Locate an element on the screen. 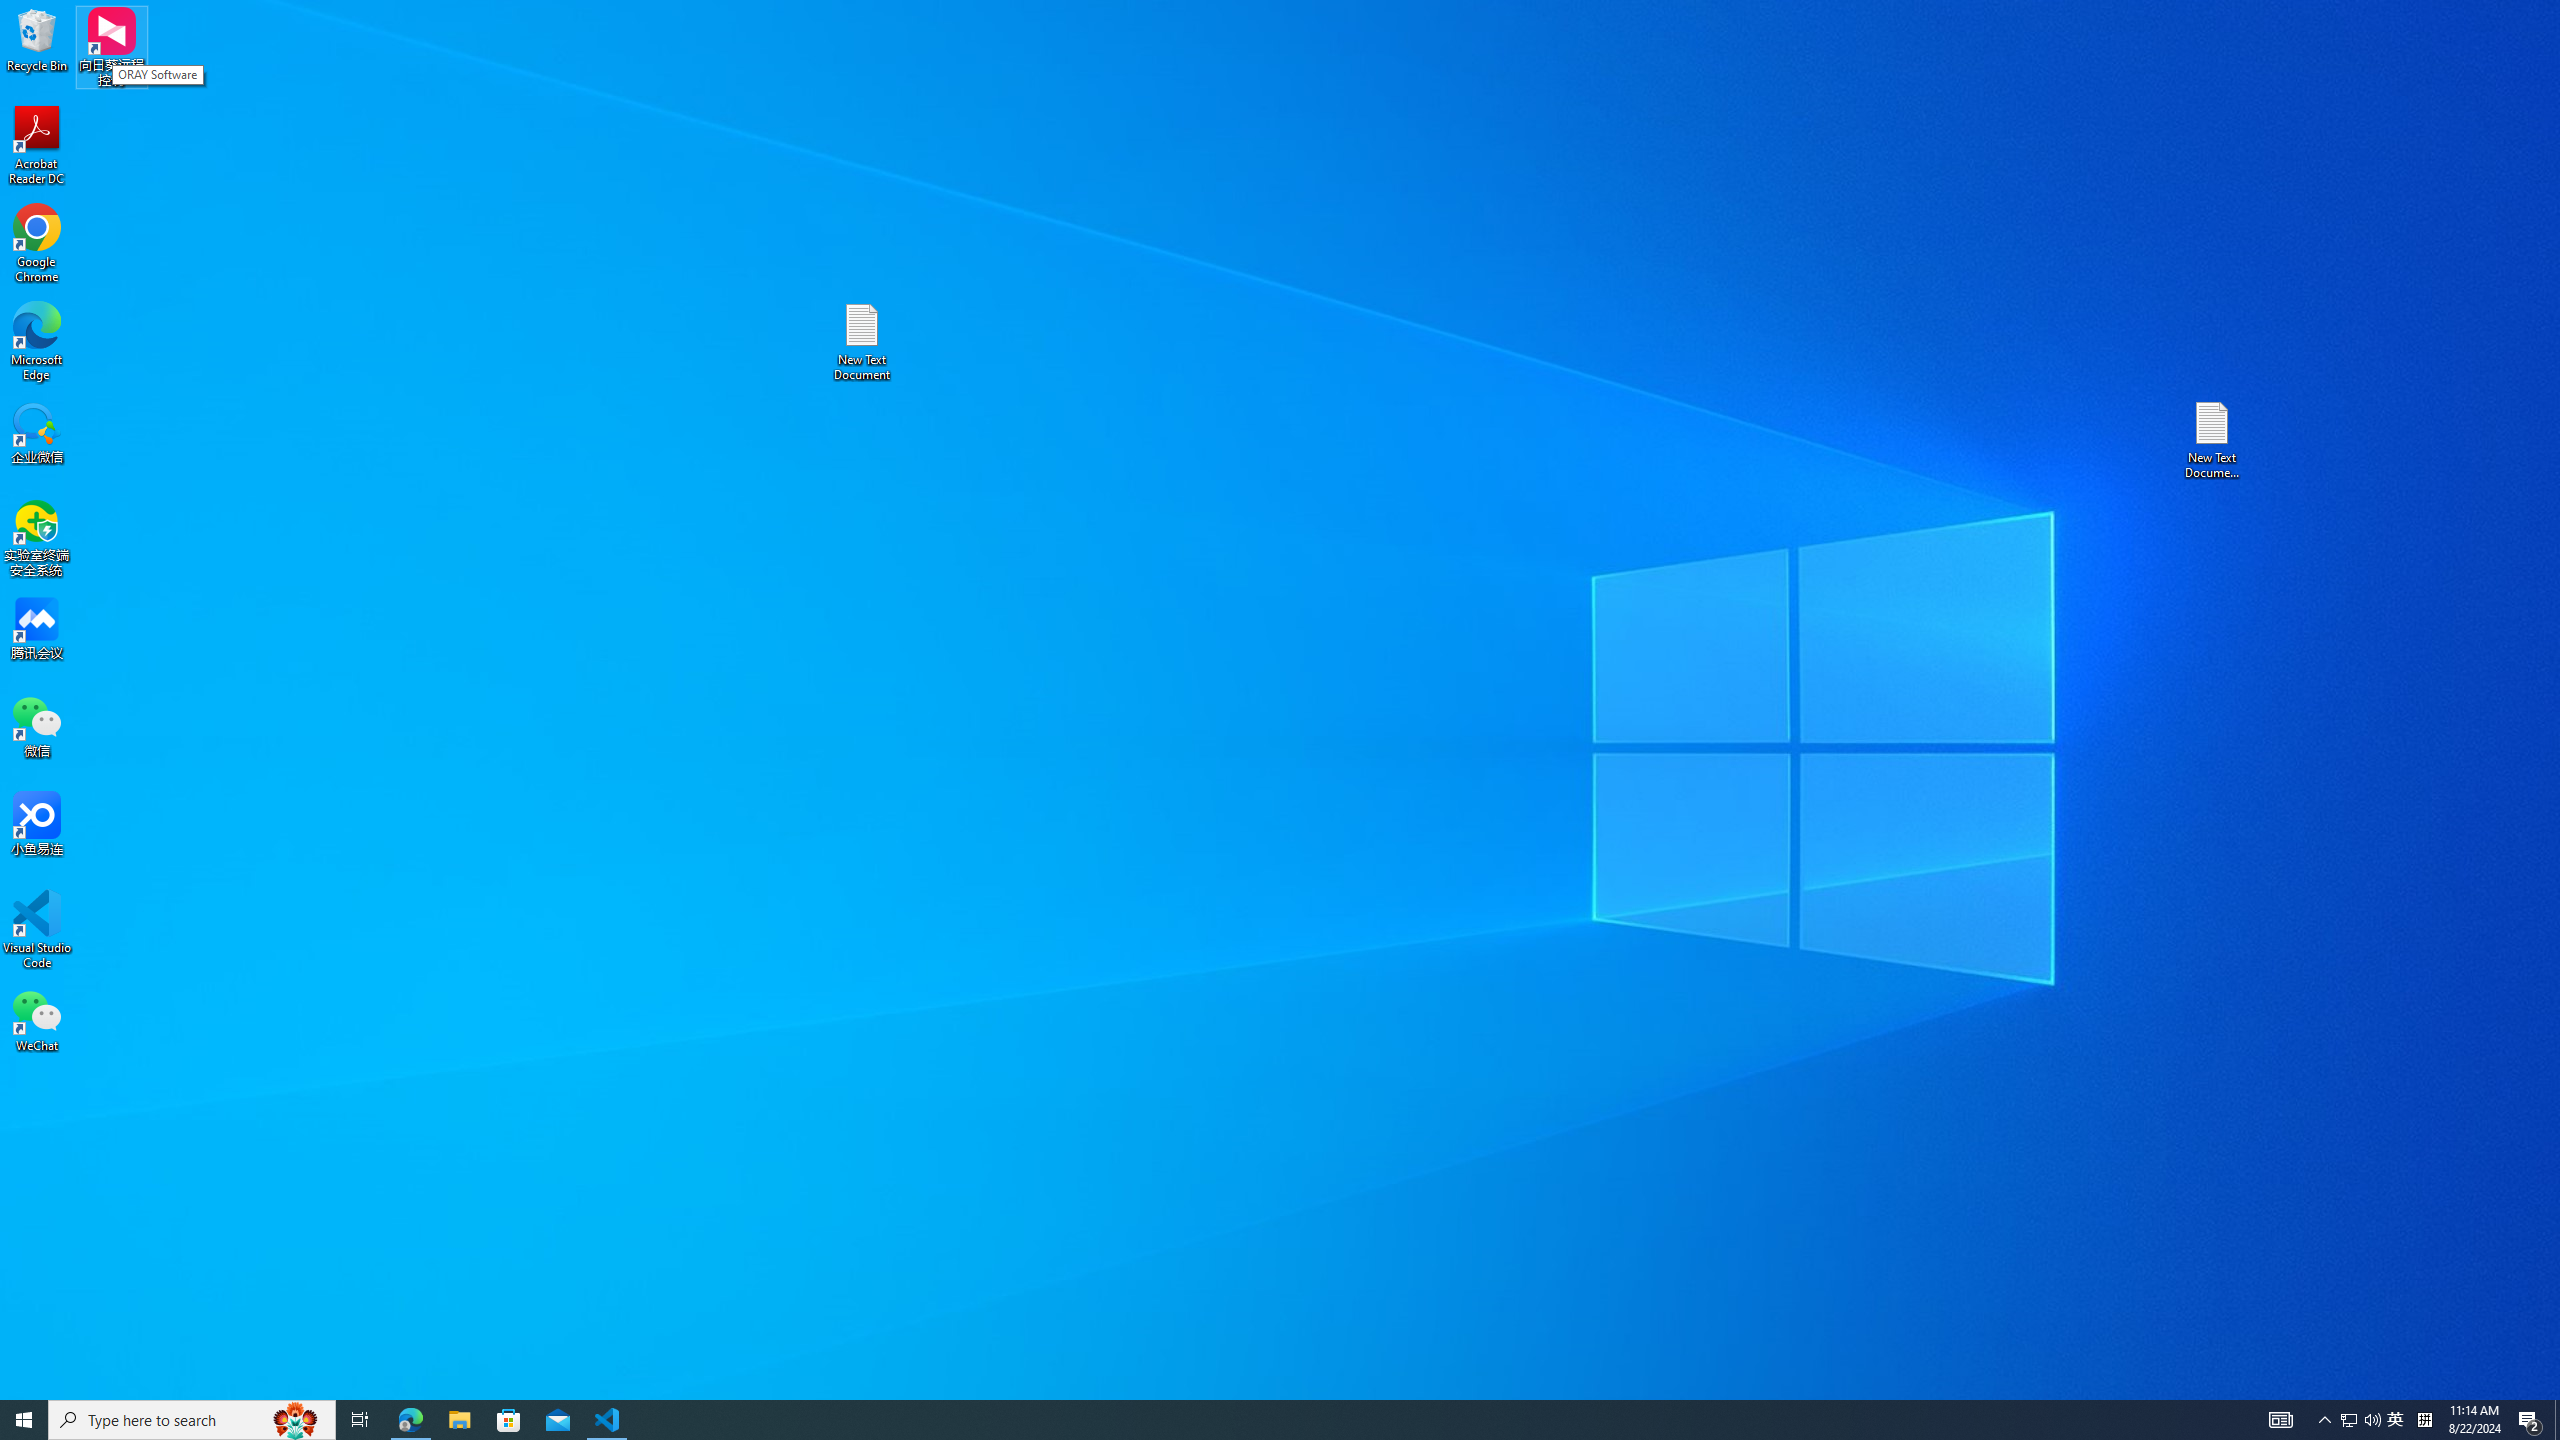 This screenshot has height=1440, width=2560. 'User Promoted Notification Area' is located at coordinates (2360, 1418).